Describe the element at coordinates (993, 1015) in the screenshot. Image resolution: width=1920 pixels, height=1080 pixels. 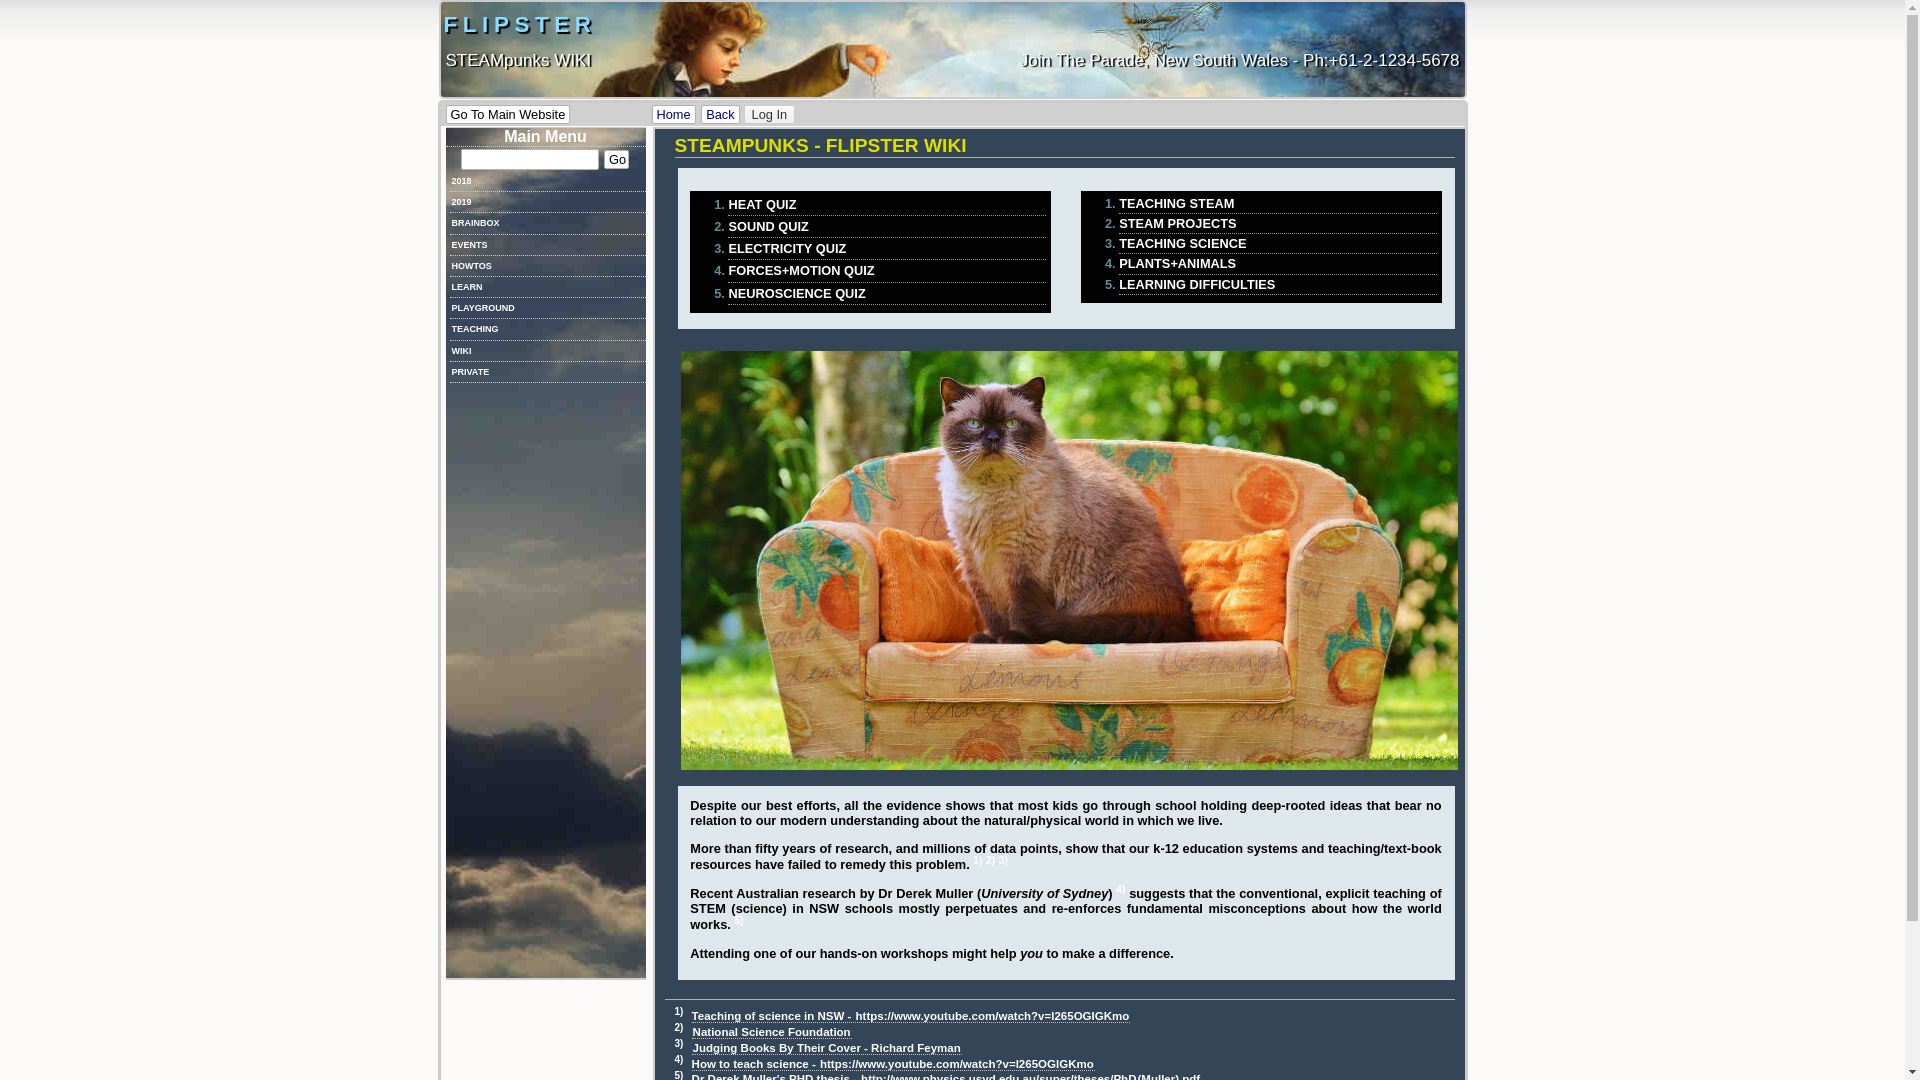
I see `'https://www.youtube.com/watch?v=l265OGIGKmo'` at that location.